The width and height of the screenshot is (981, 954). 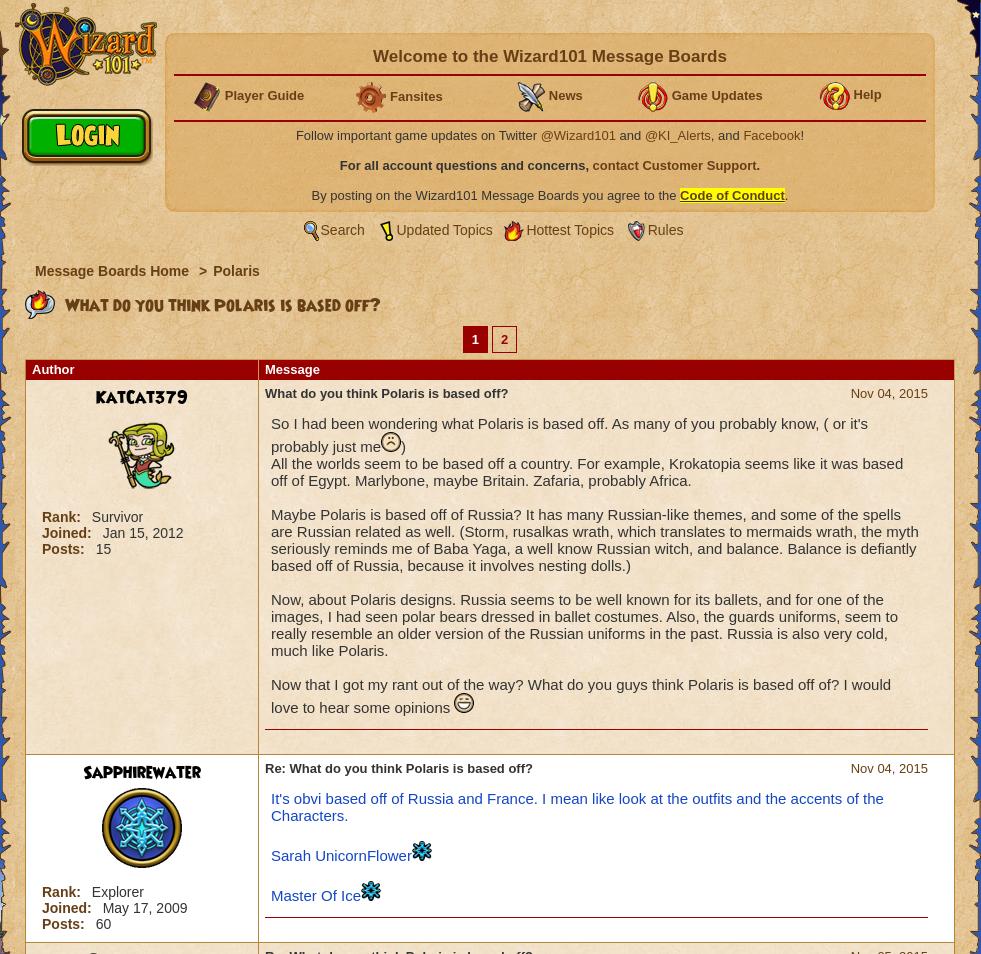 What do you see at coordinates (389, 94) in the screenshot?
I see `'Fansites'` at bounding box center [389, 94].